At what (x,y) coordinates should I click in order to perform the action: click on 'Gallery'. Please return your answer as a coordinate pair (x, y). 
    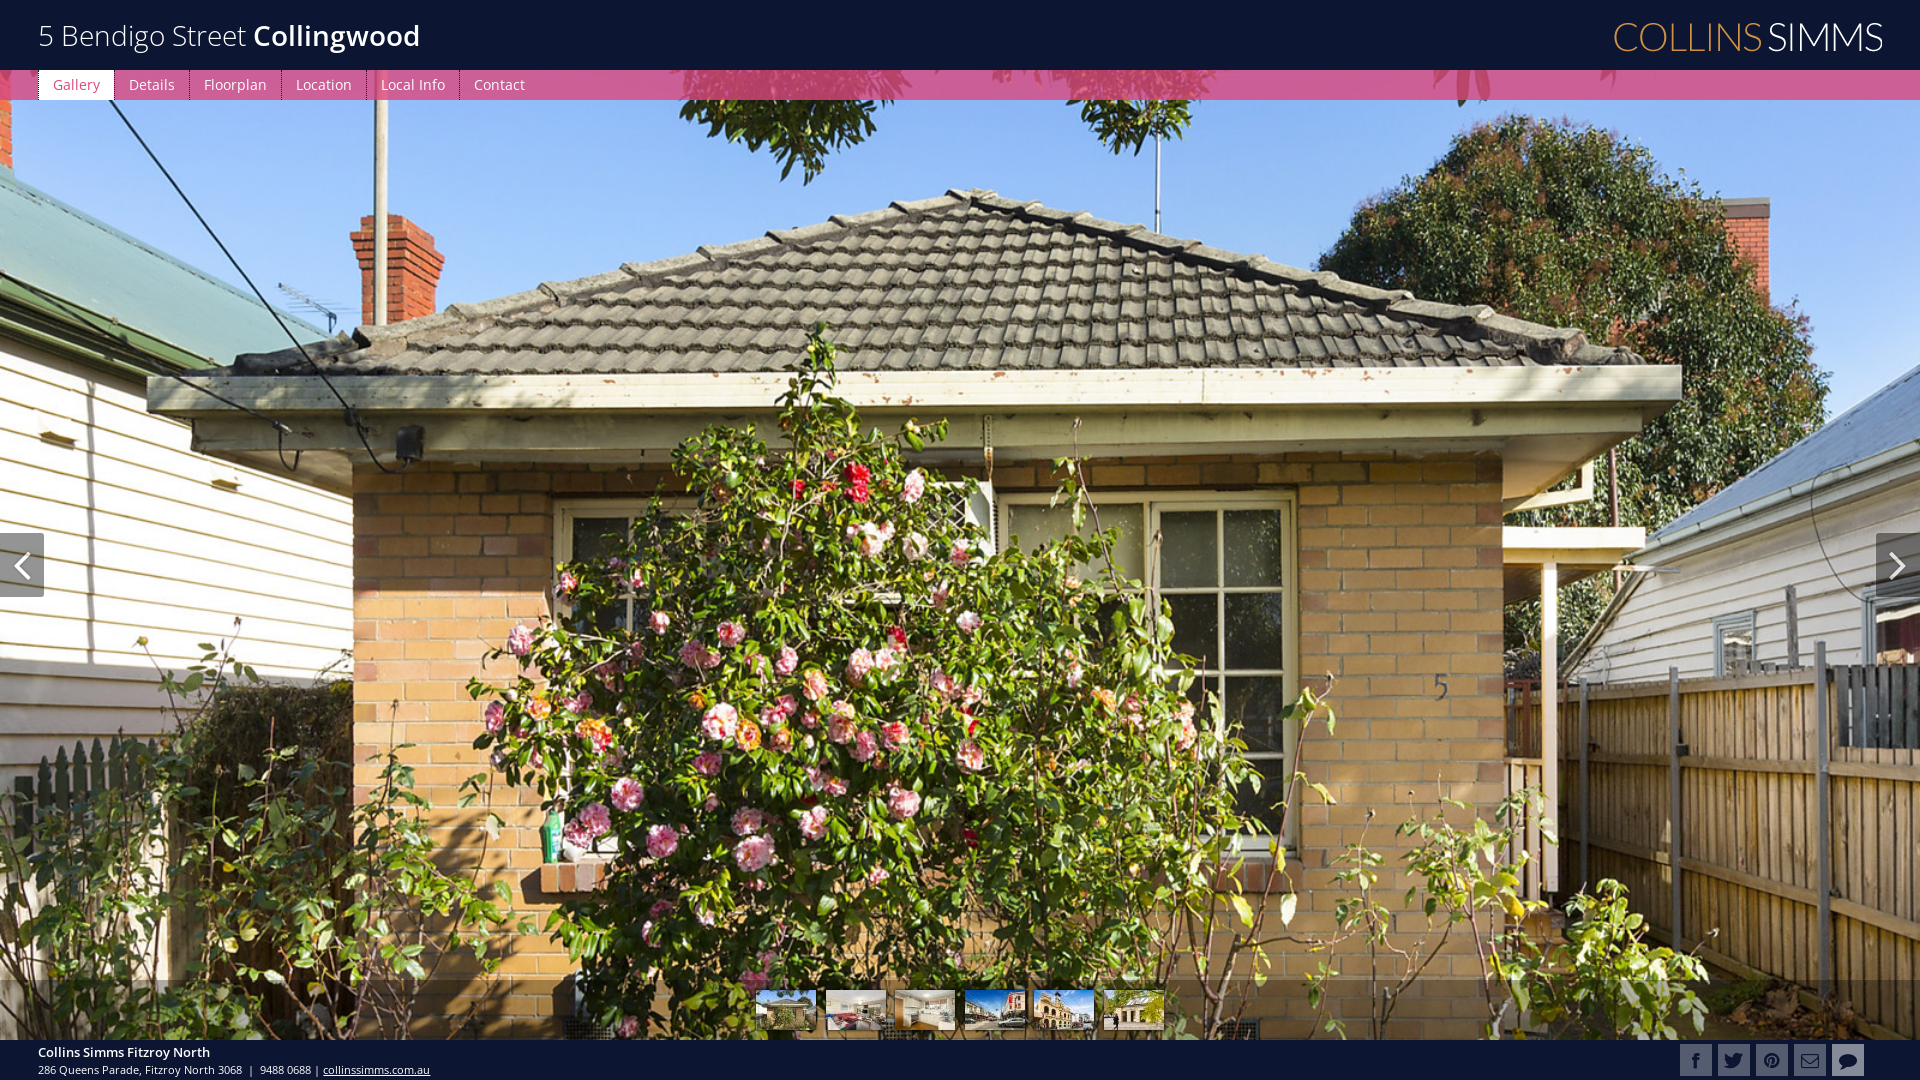
    Looking at the image, I should click on (76, 83).